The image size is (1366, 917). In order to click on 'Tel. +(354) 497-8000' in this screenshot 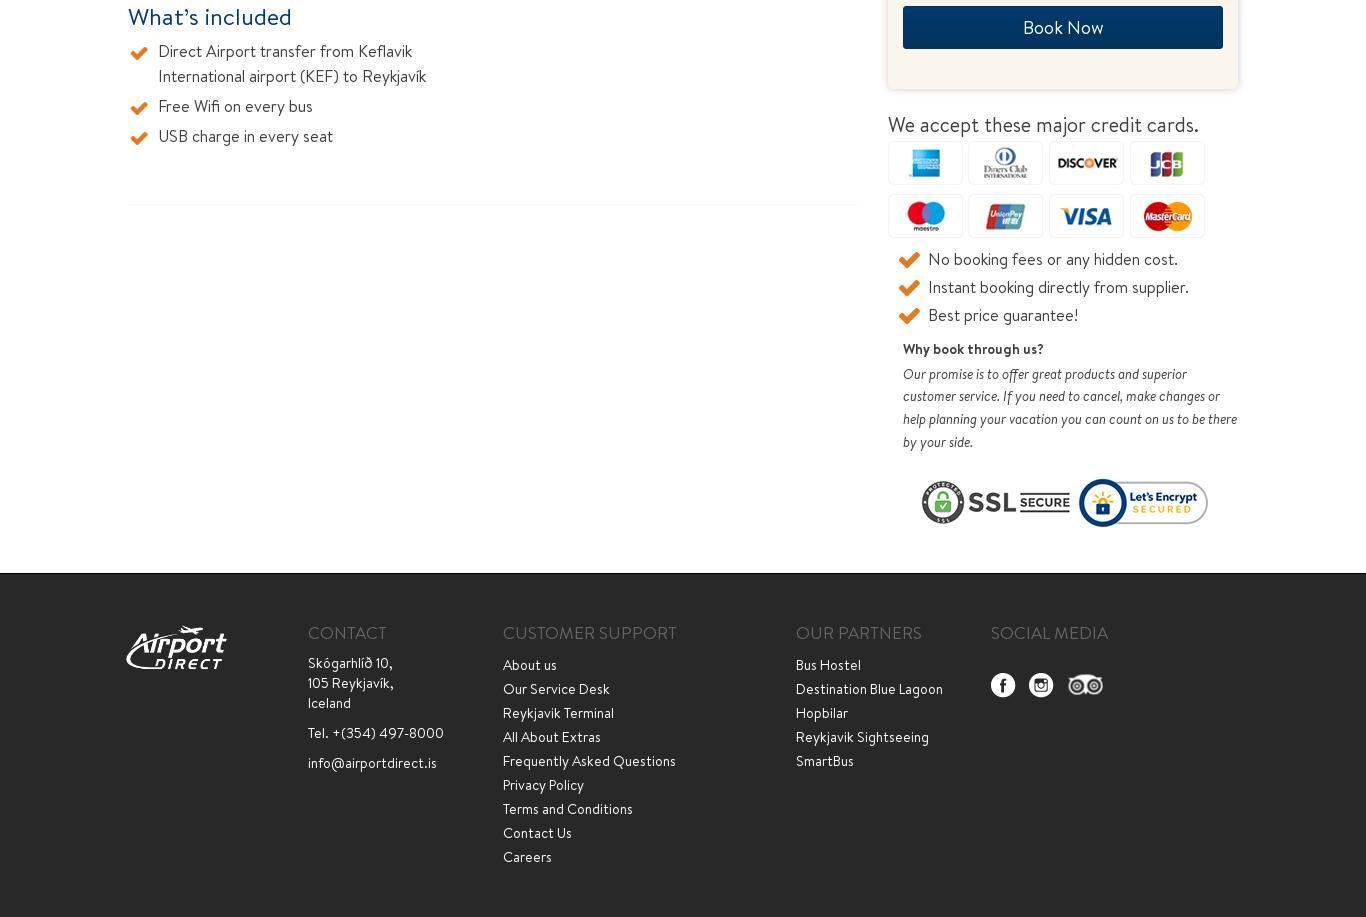, I will do `click(375, 731)`.